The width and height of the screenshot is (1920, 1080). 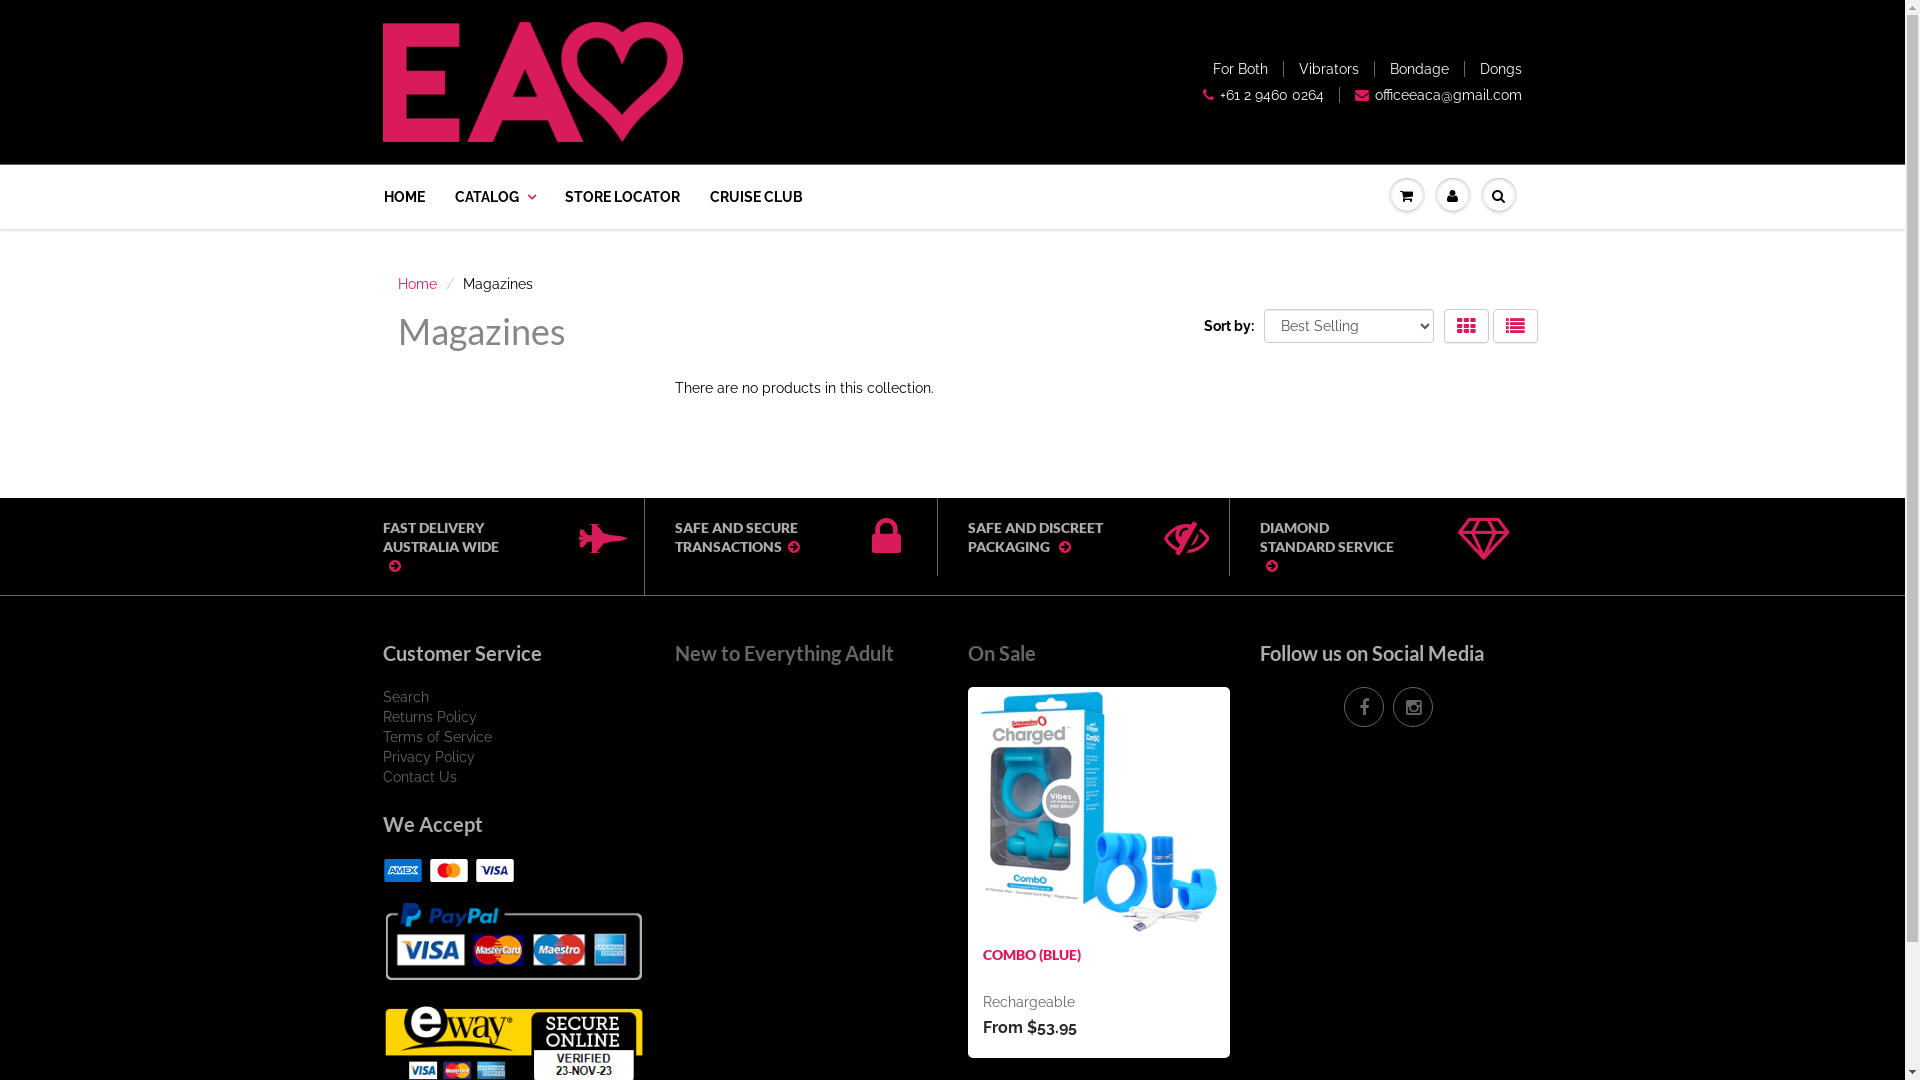 I want to click on 'eWAY Payment Gateway', so click(x=382, y=1041).